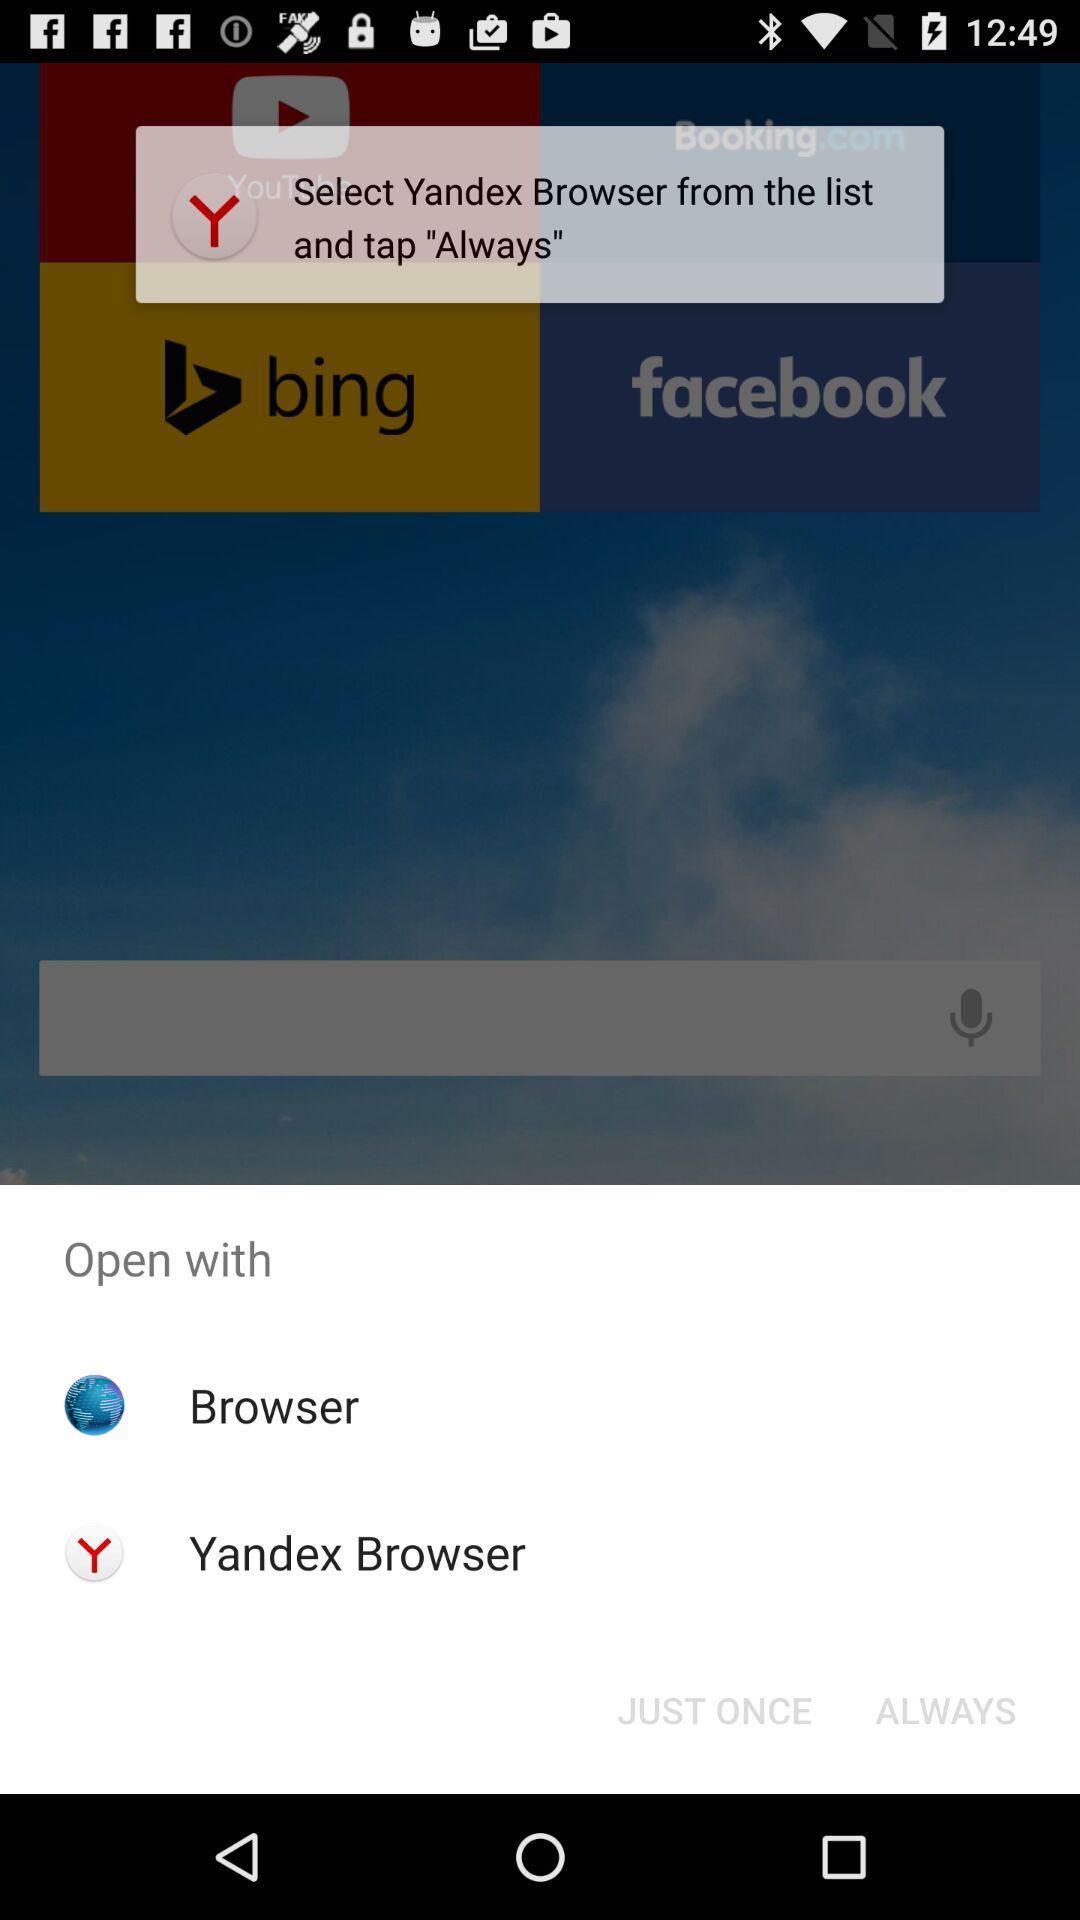 The height and width of the screenshot is (1920, 1080). What do you see at coordinates (945, 1708) in the screenshot?
I see `item to the right of just once item` at bounding box center [945, 1708].